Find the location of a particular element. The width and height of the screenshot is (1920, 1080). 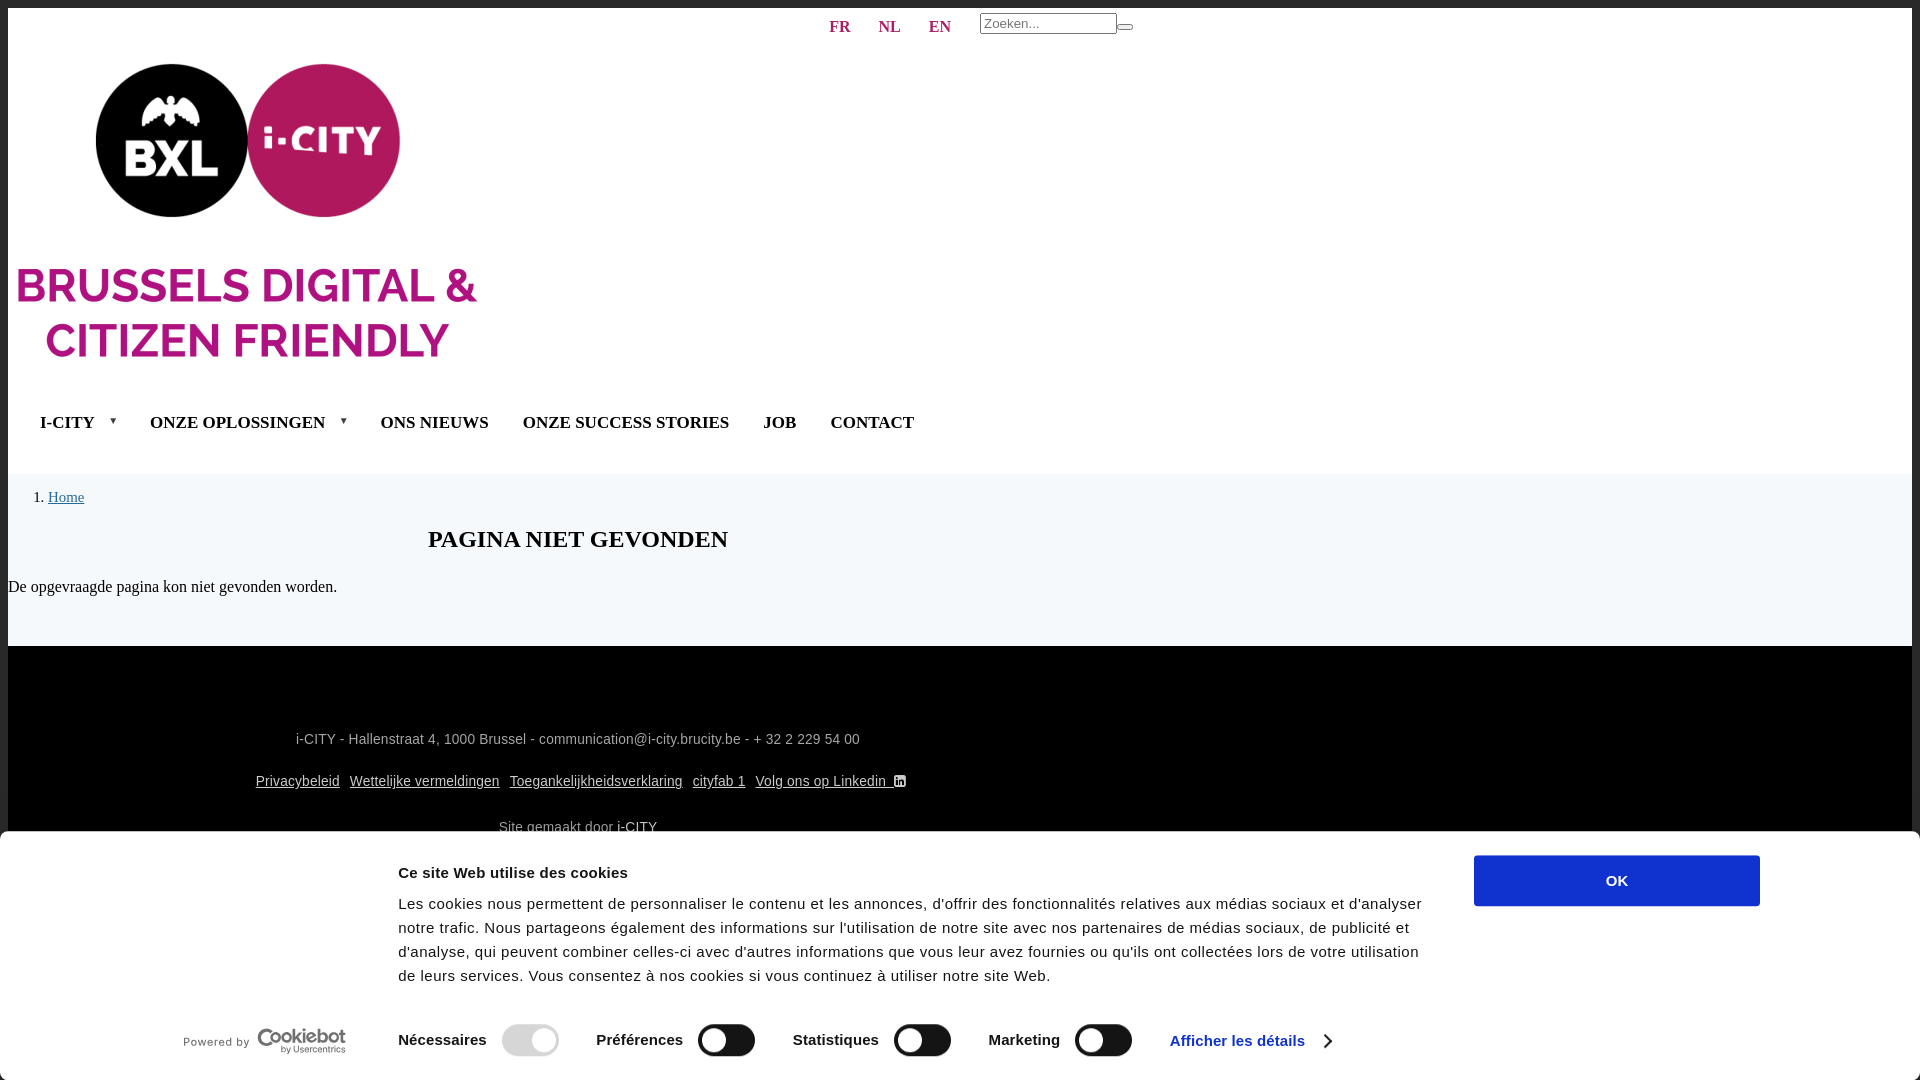

'Wettelijke vermeldingen' is located at coordinates (424, 780).